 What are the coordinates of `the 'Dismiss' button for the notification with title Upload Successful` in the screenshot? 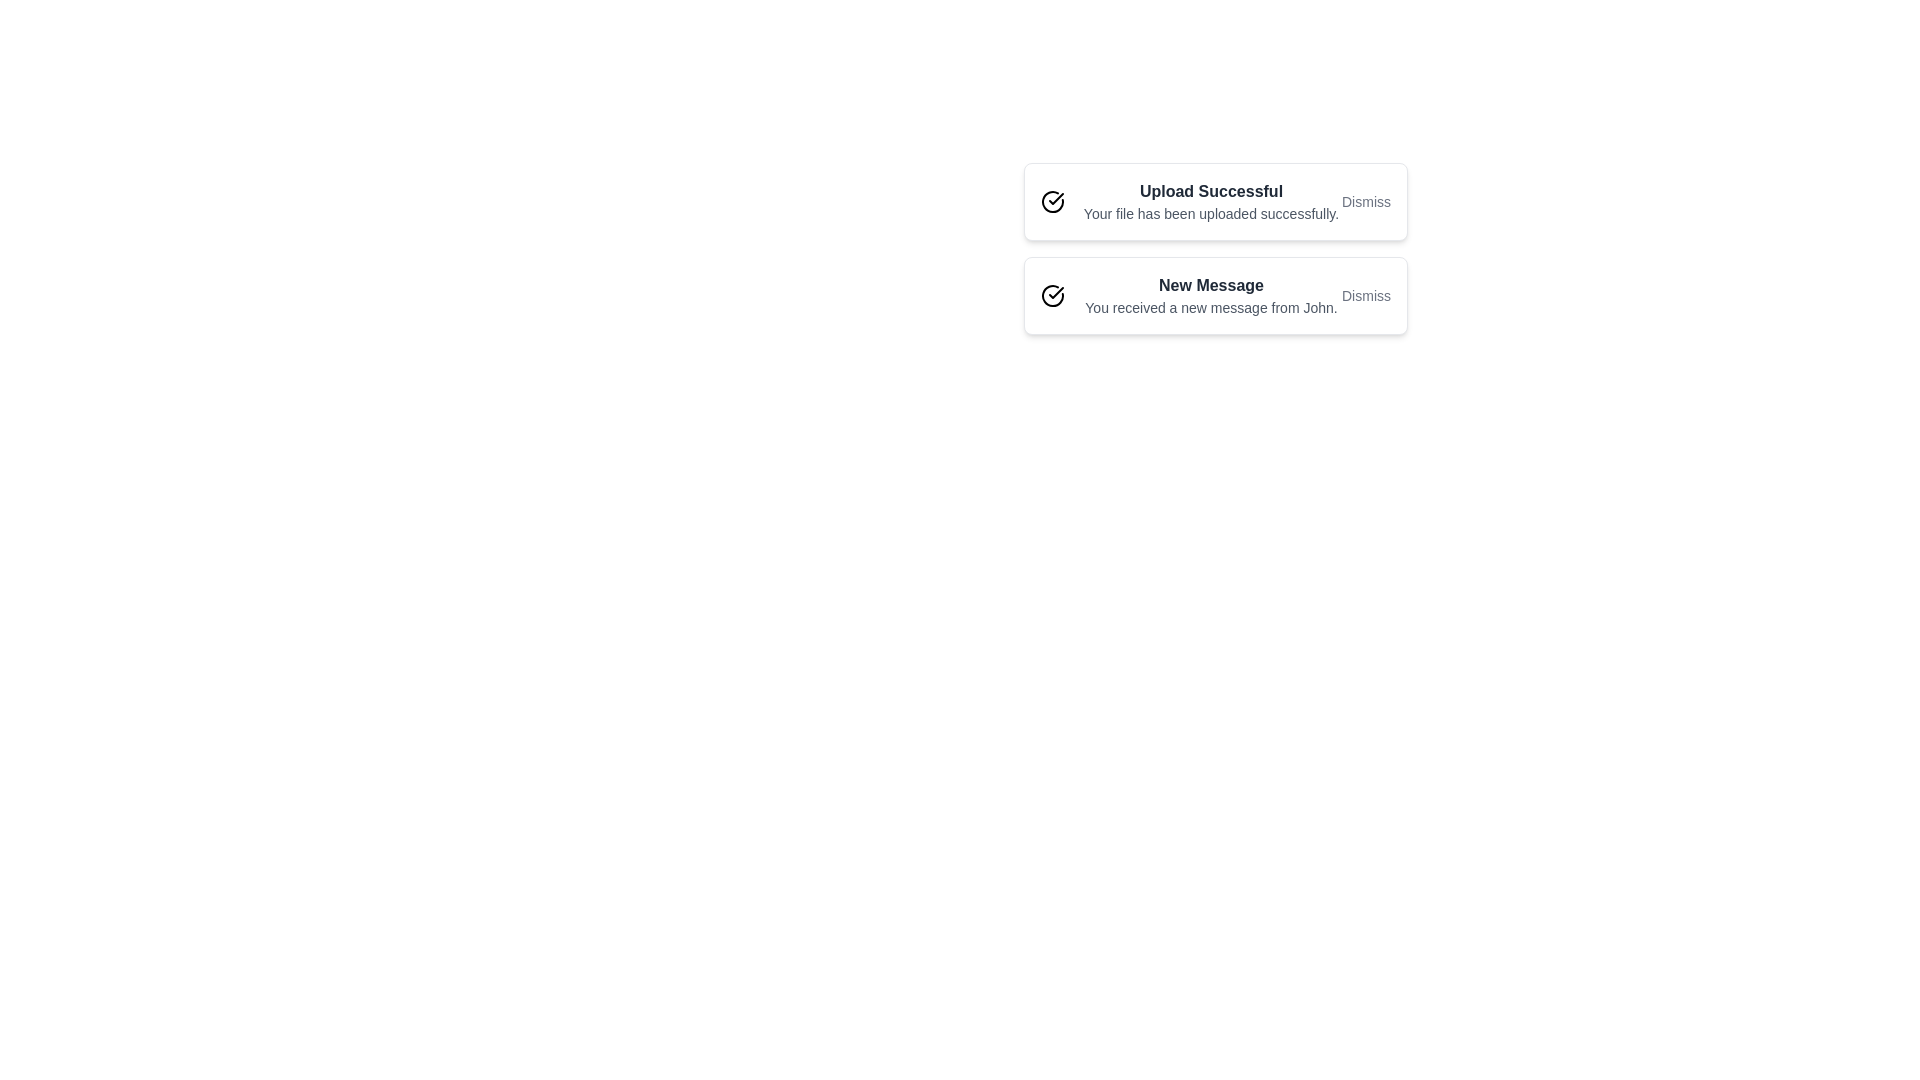 It's located at (1365, 201).